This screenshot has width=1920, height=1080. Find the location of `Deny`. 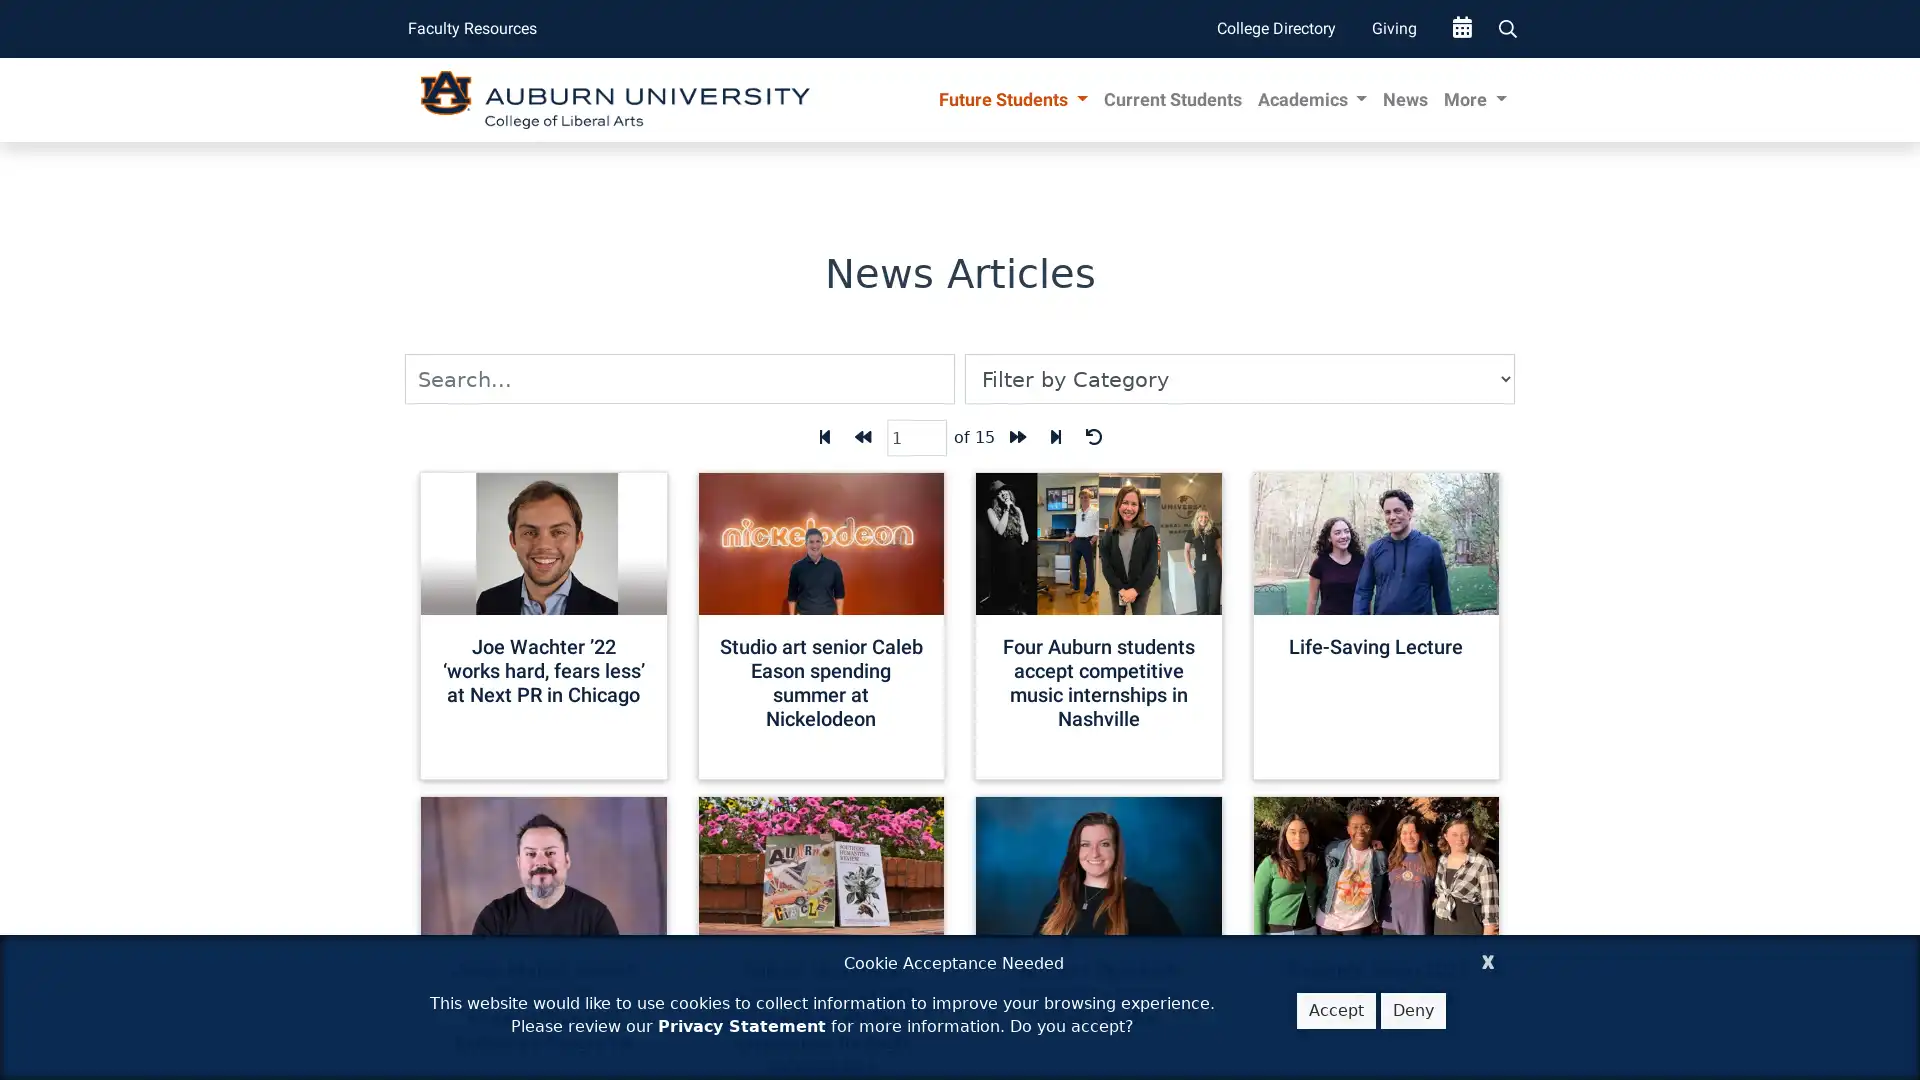

Deny is located at coordinates (1412, 1010).